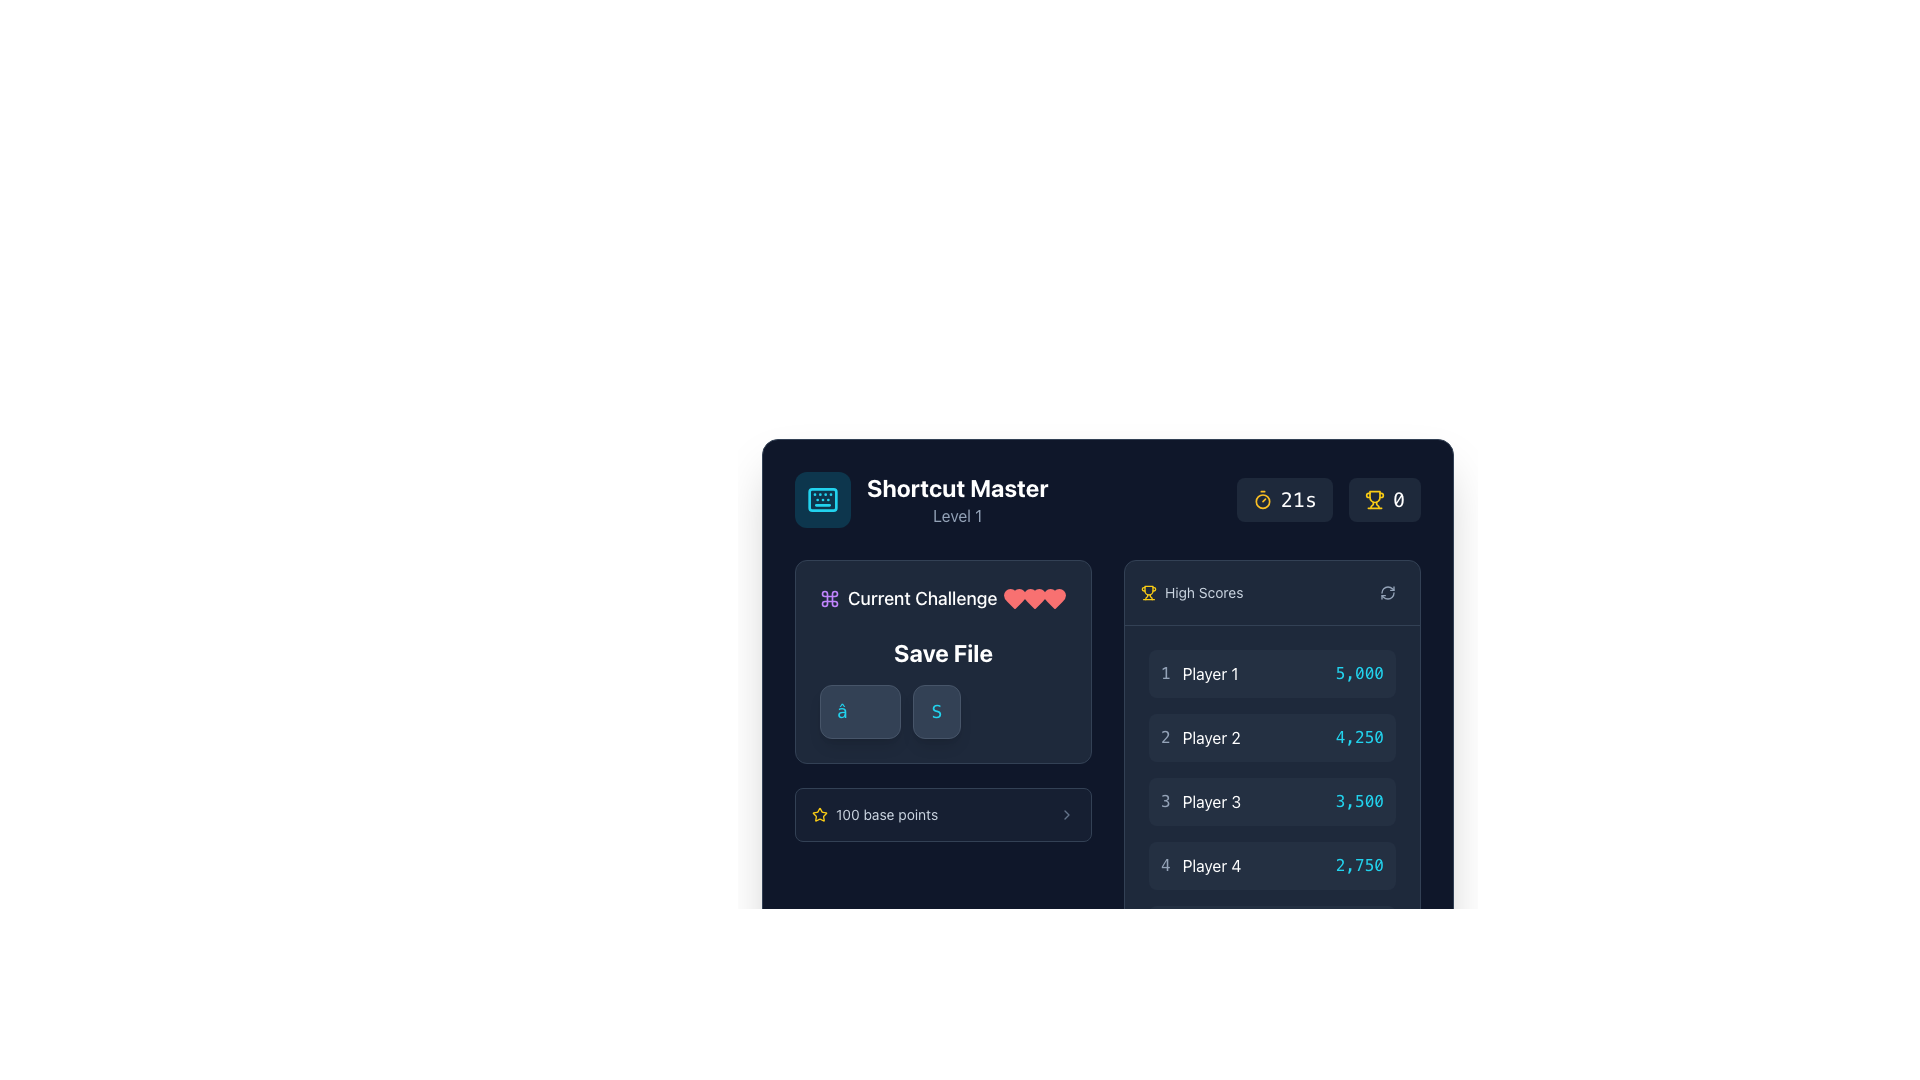 The width and height of the screenshot is (1920, 1080). I want to click on the prominent yellow star-shaped icon located above a darker background and preceding the text '100 base points', so click(820, 814).